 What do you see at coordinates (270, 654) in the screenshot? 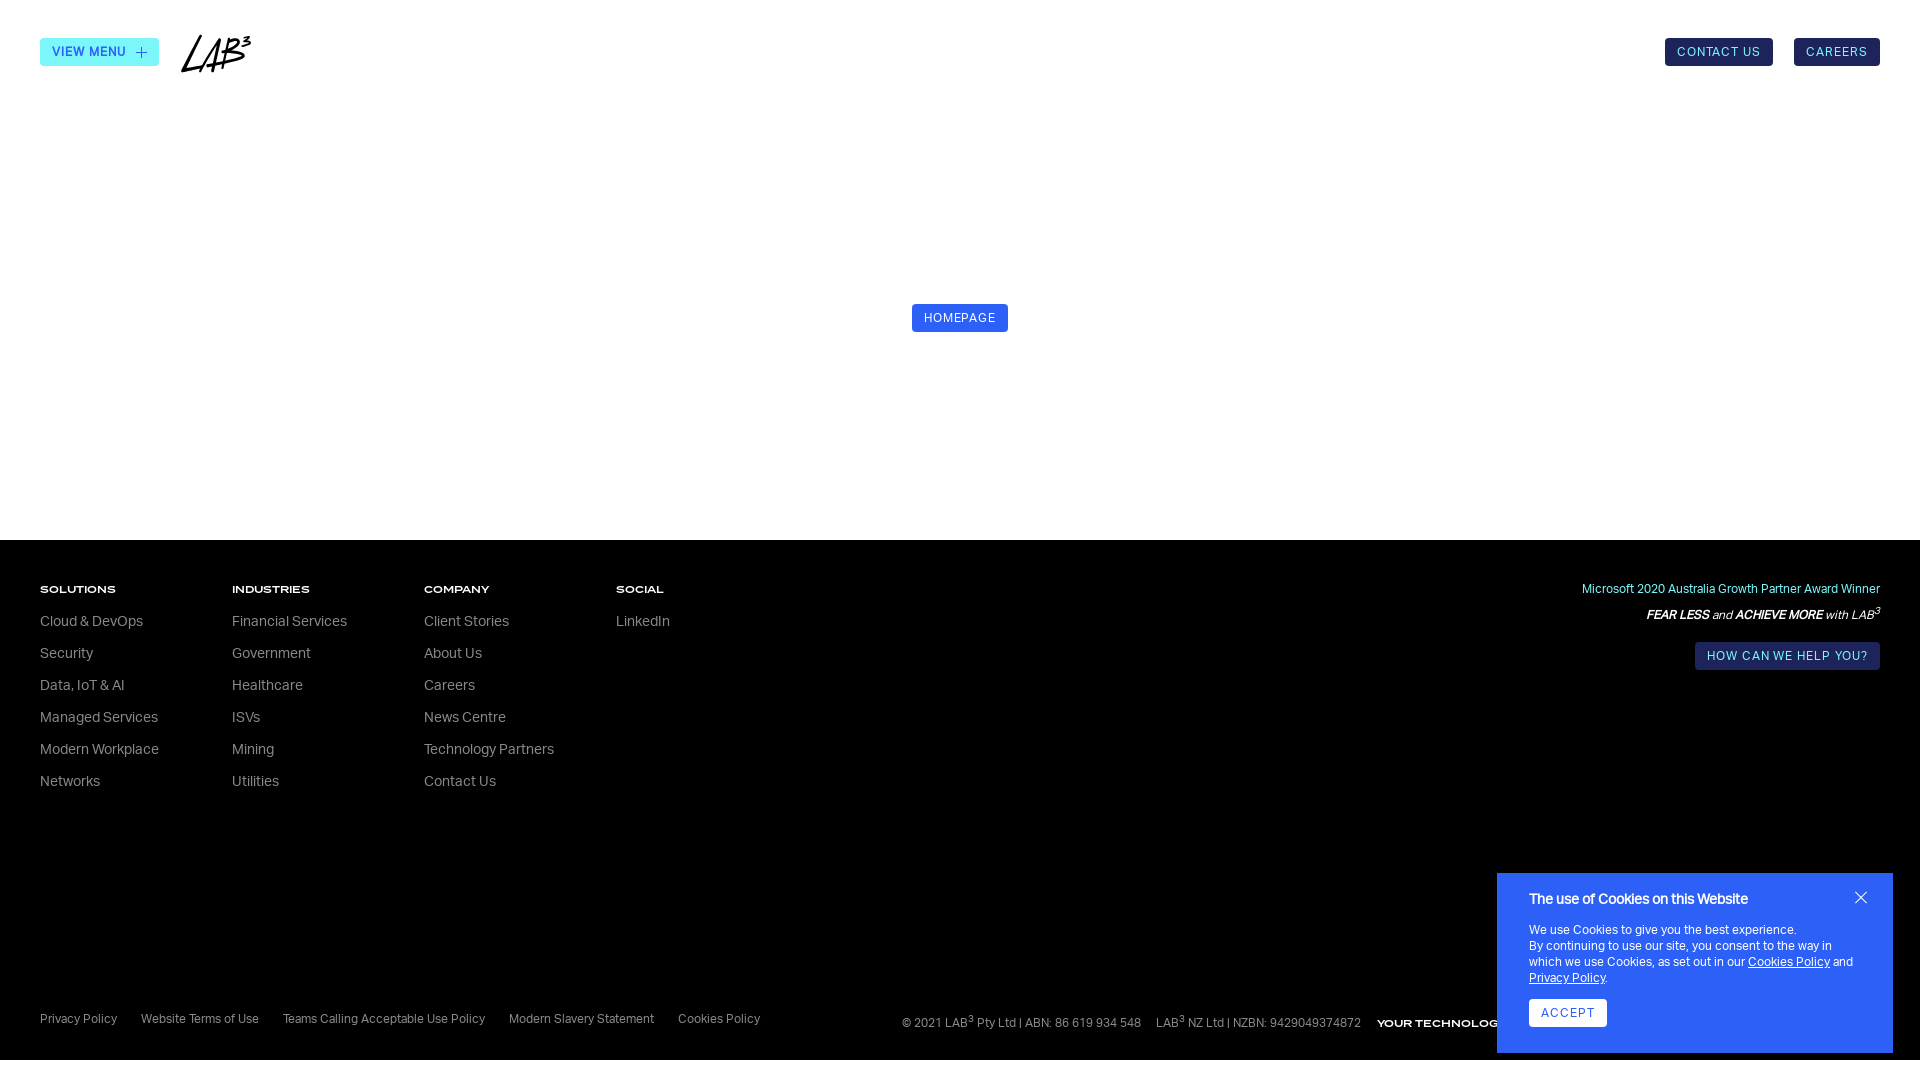
I see `'Government'` at bounding box center [270, 654].